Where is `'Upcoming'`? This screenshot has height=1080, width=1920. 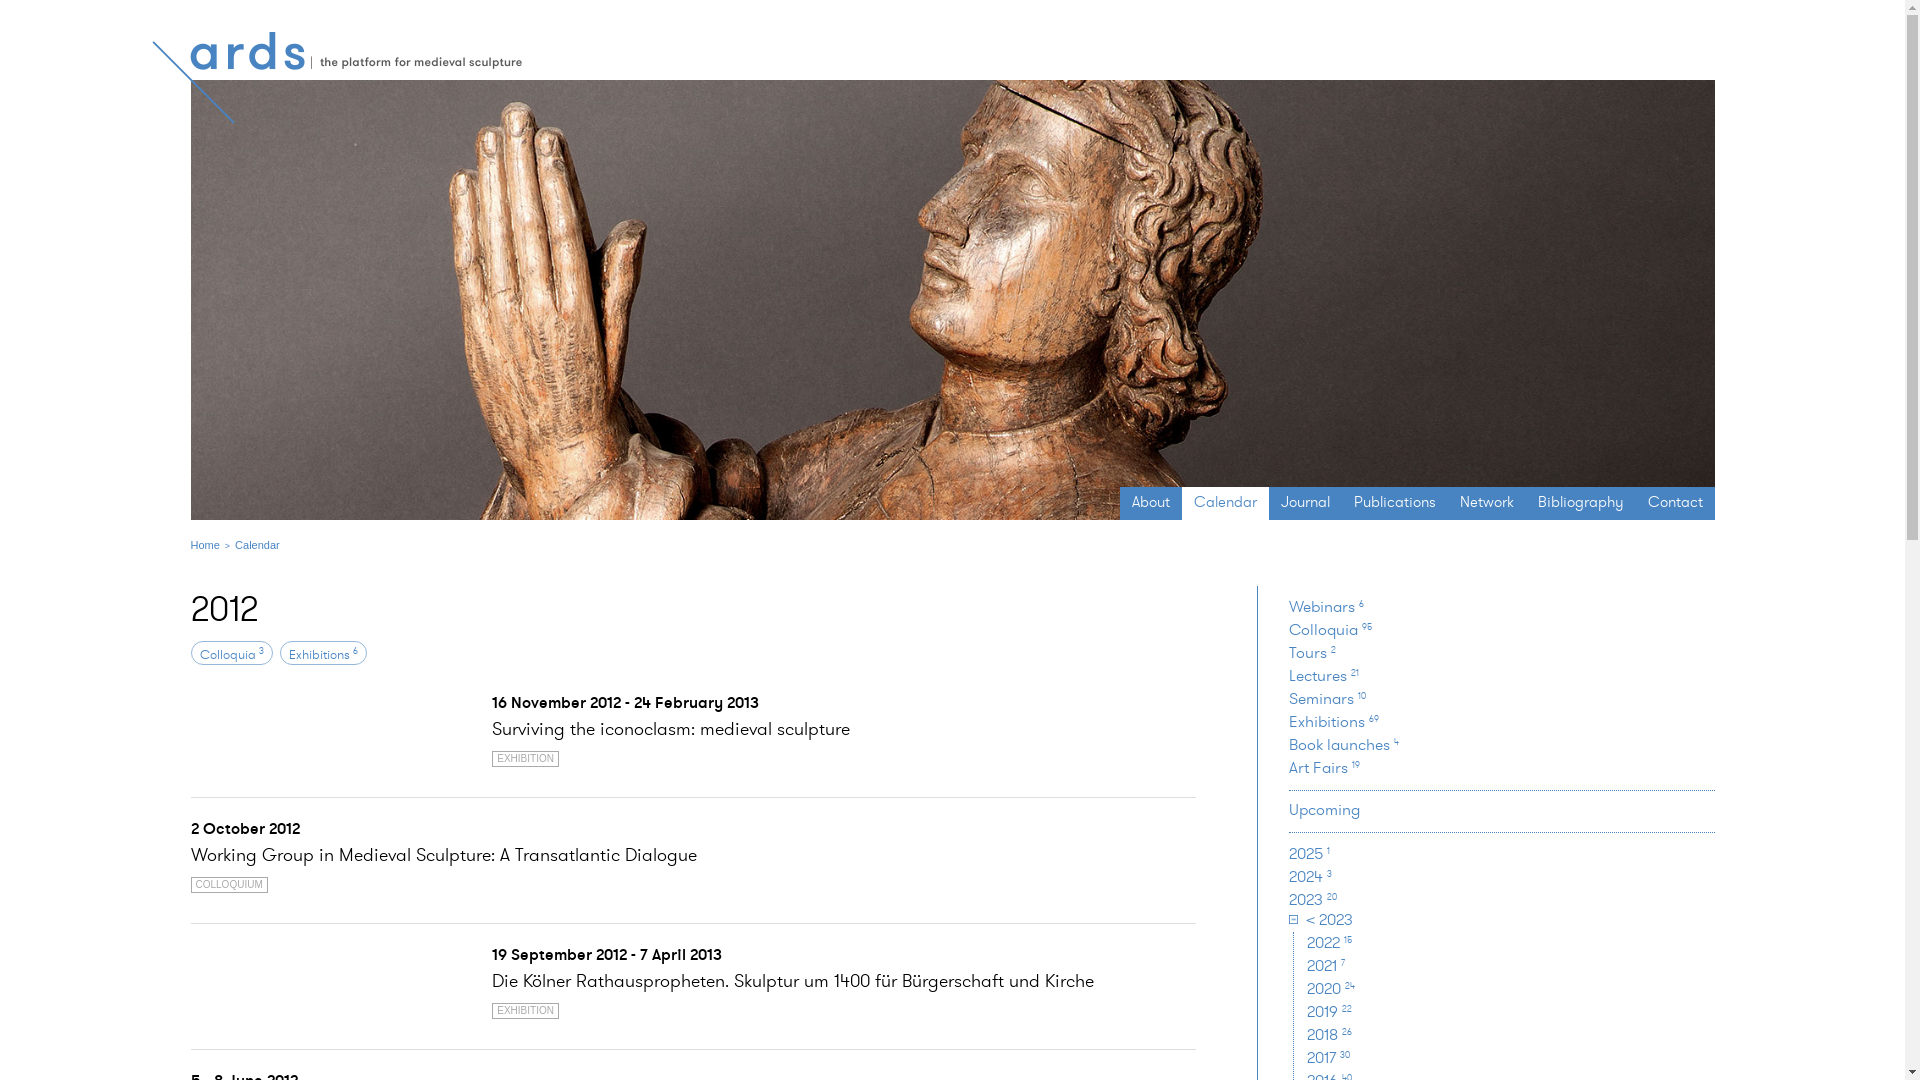
'Upcoming' is located at coordinates (1324, 808).